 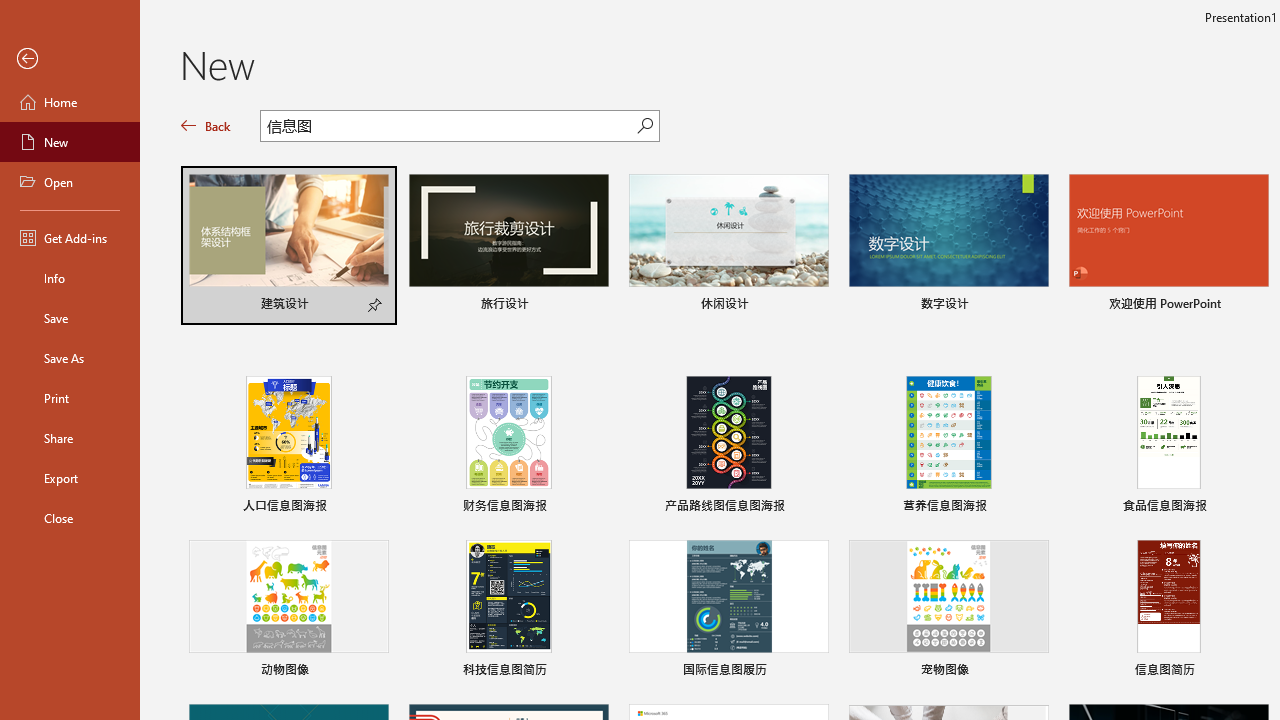 I want to click on 'Print', so click(x=69, y=398).